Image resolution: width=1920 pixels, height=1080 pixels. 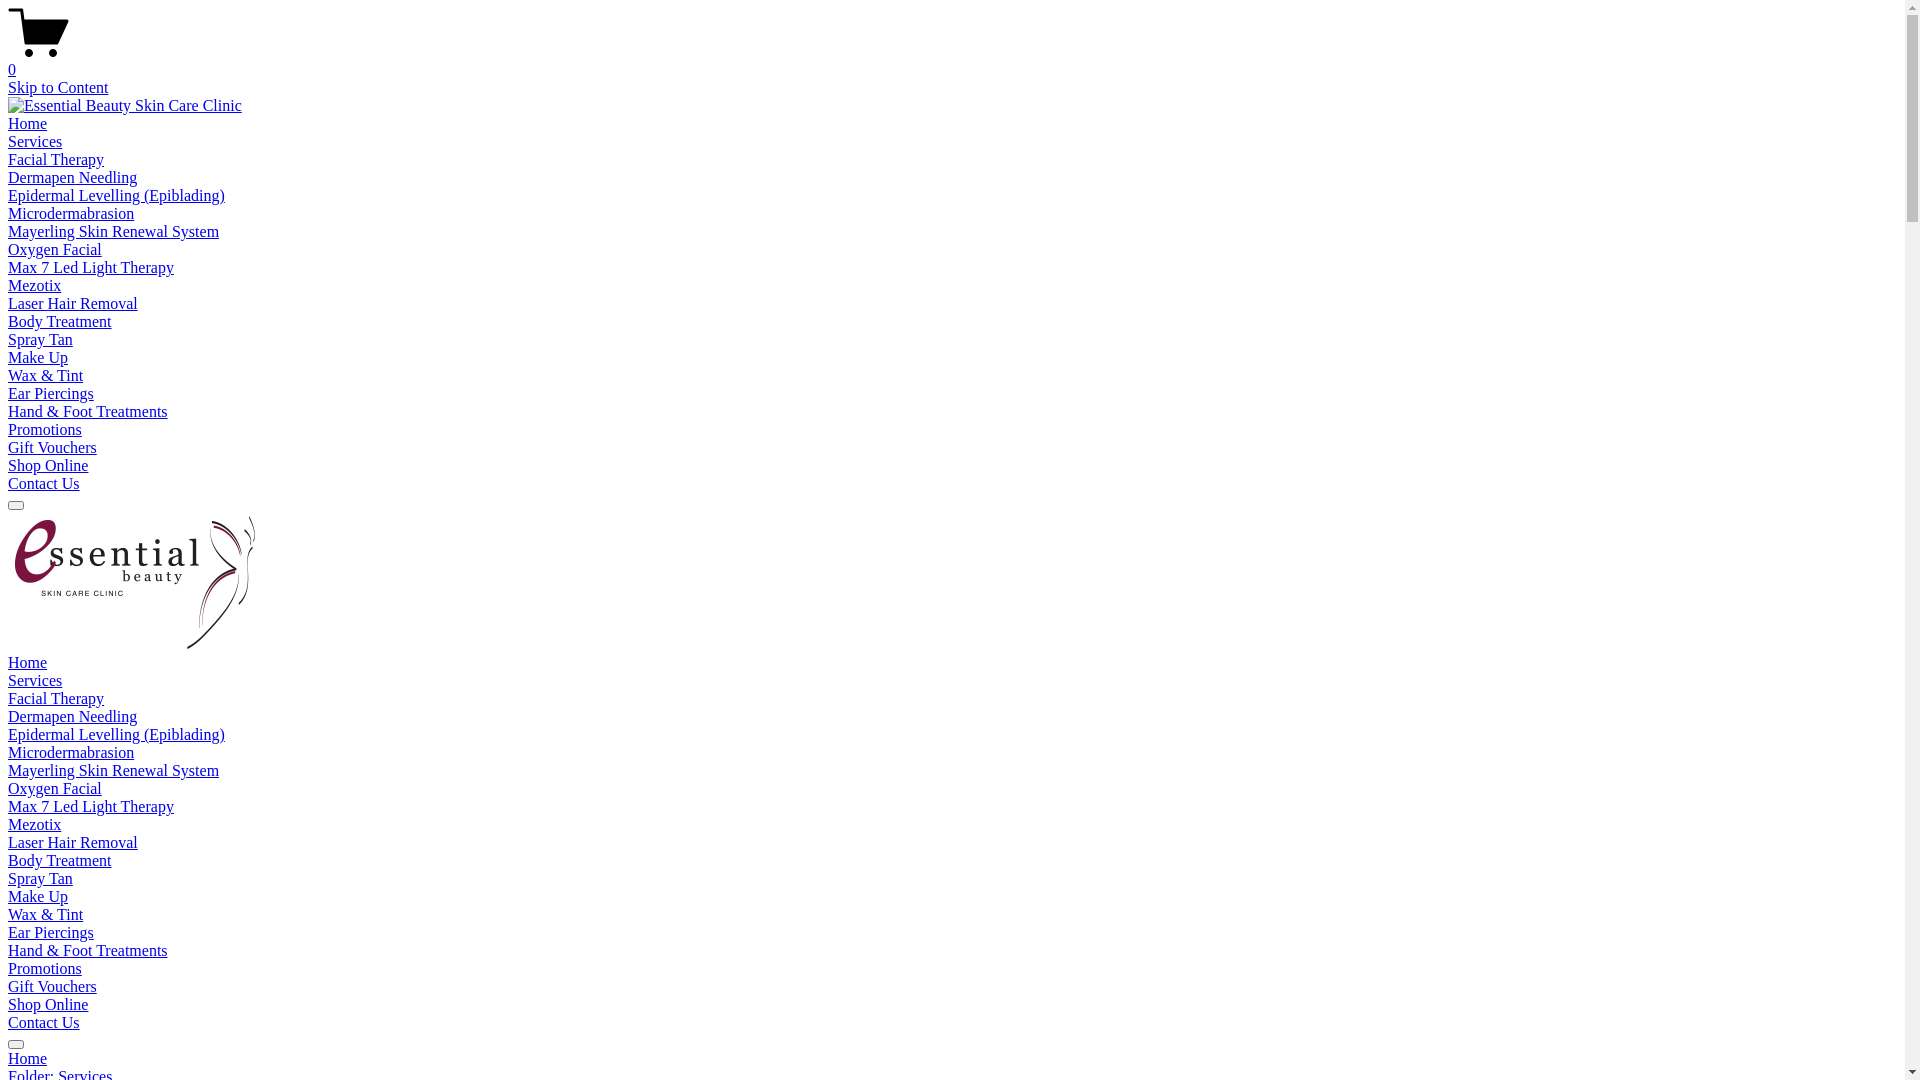 What do you see at coordinates (90, 266) in the screenshot?
I see `'Max 7 Led Light Therapy'` at bounding box center [90, 266].